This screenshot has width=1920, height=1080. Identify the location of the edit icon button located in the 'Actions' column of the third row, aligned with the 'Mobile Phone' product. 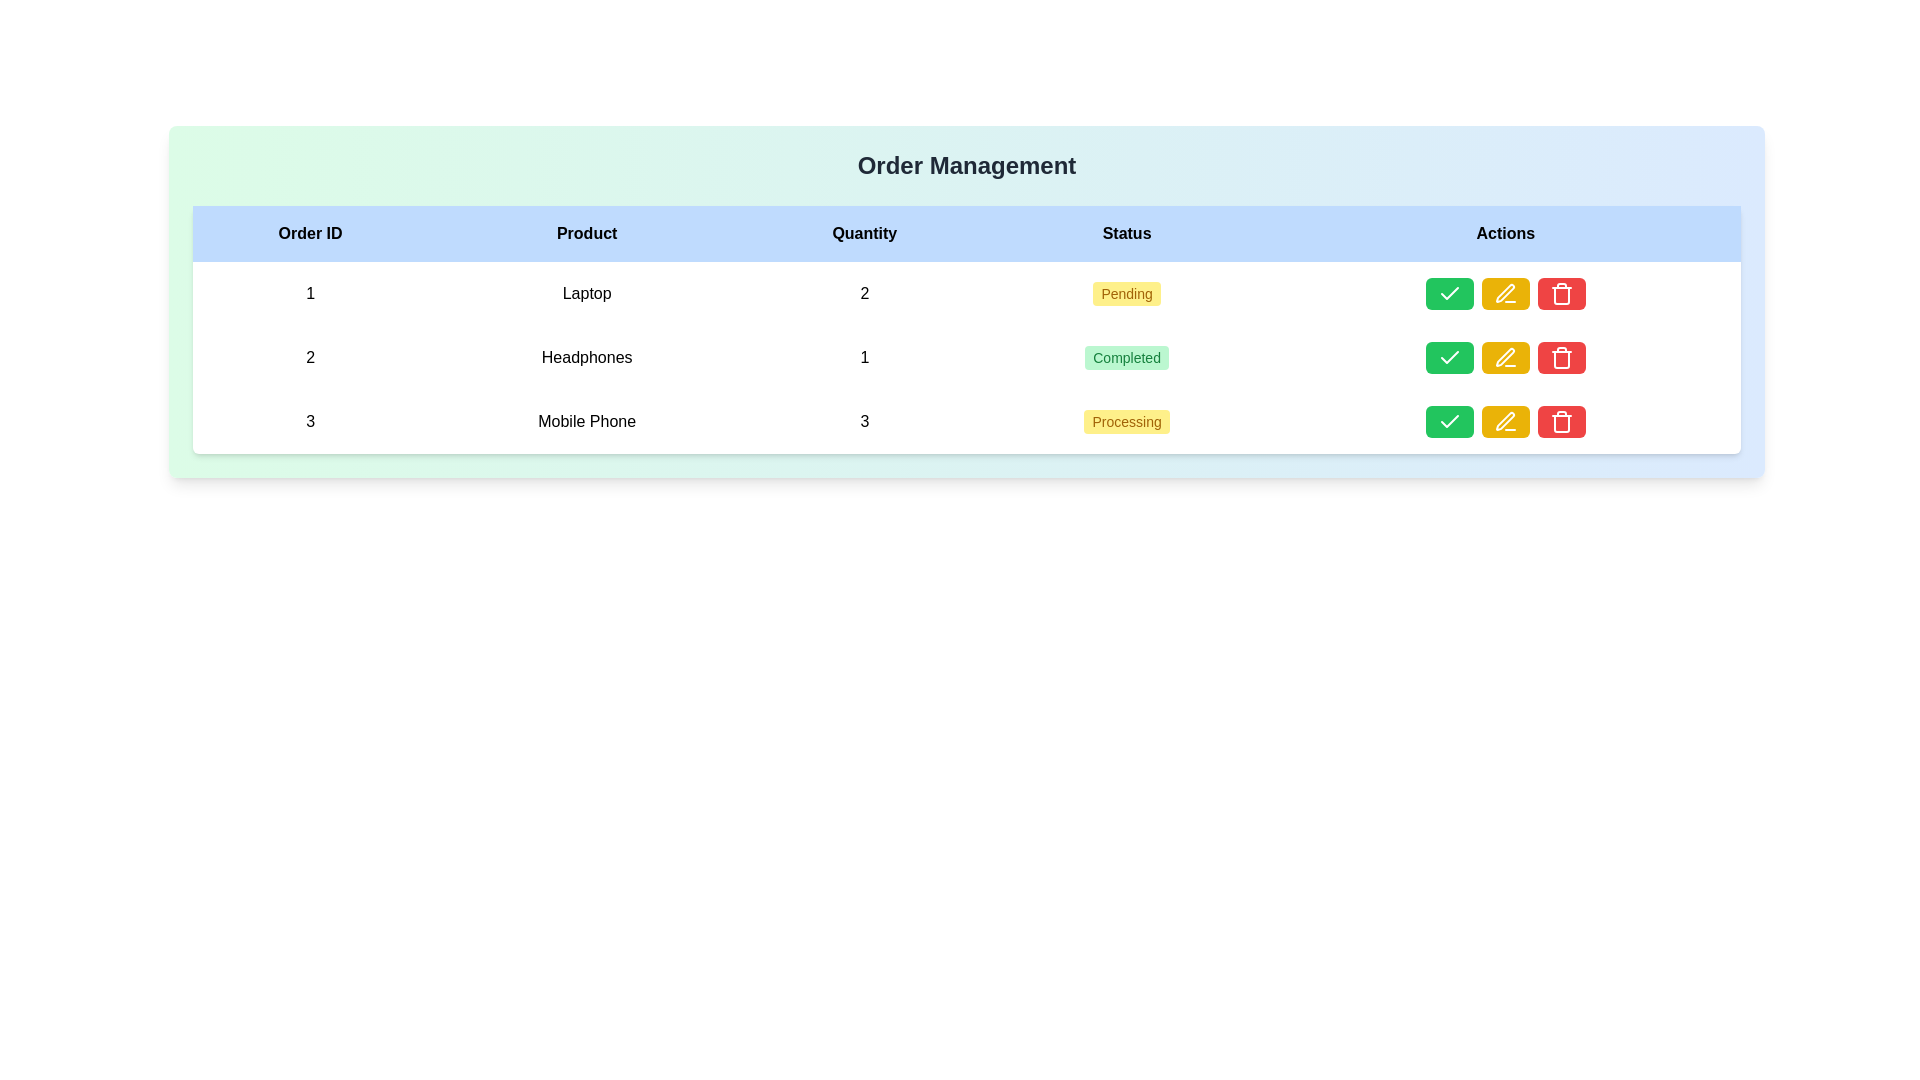
(1505, 420).